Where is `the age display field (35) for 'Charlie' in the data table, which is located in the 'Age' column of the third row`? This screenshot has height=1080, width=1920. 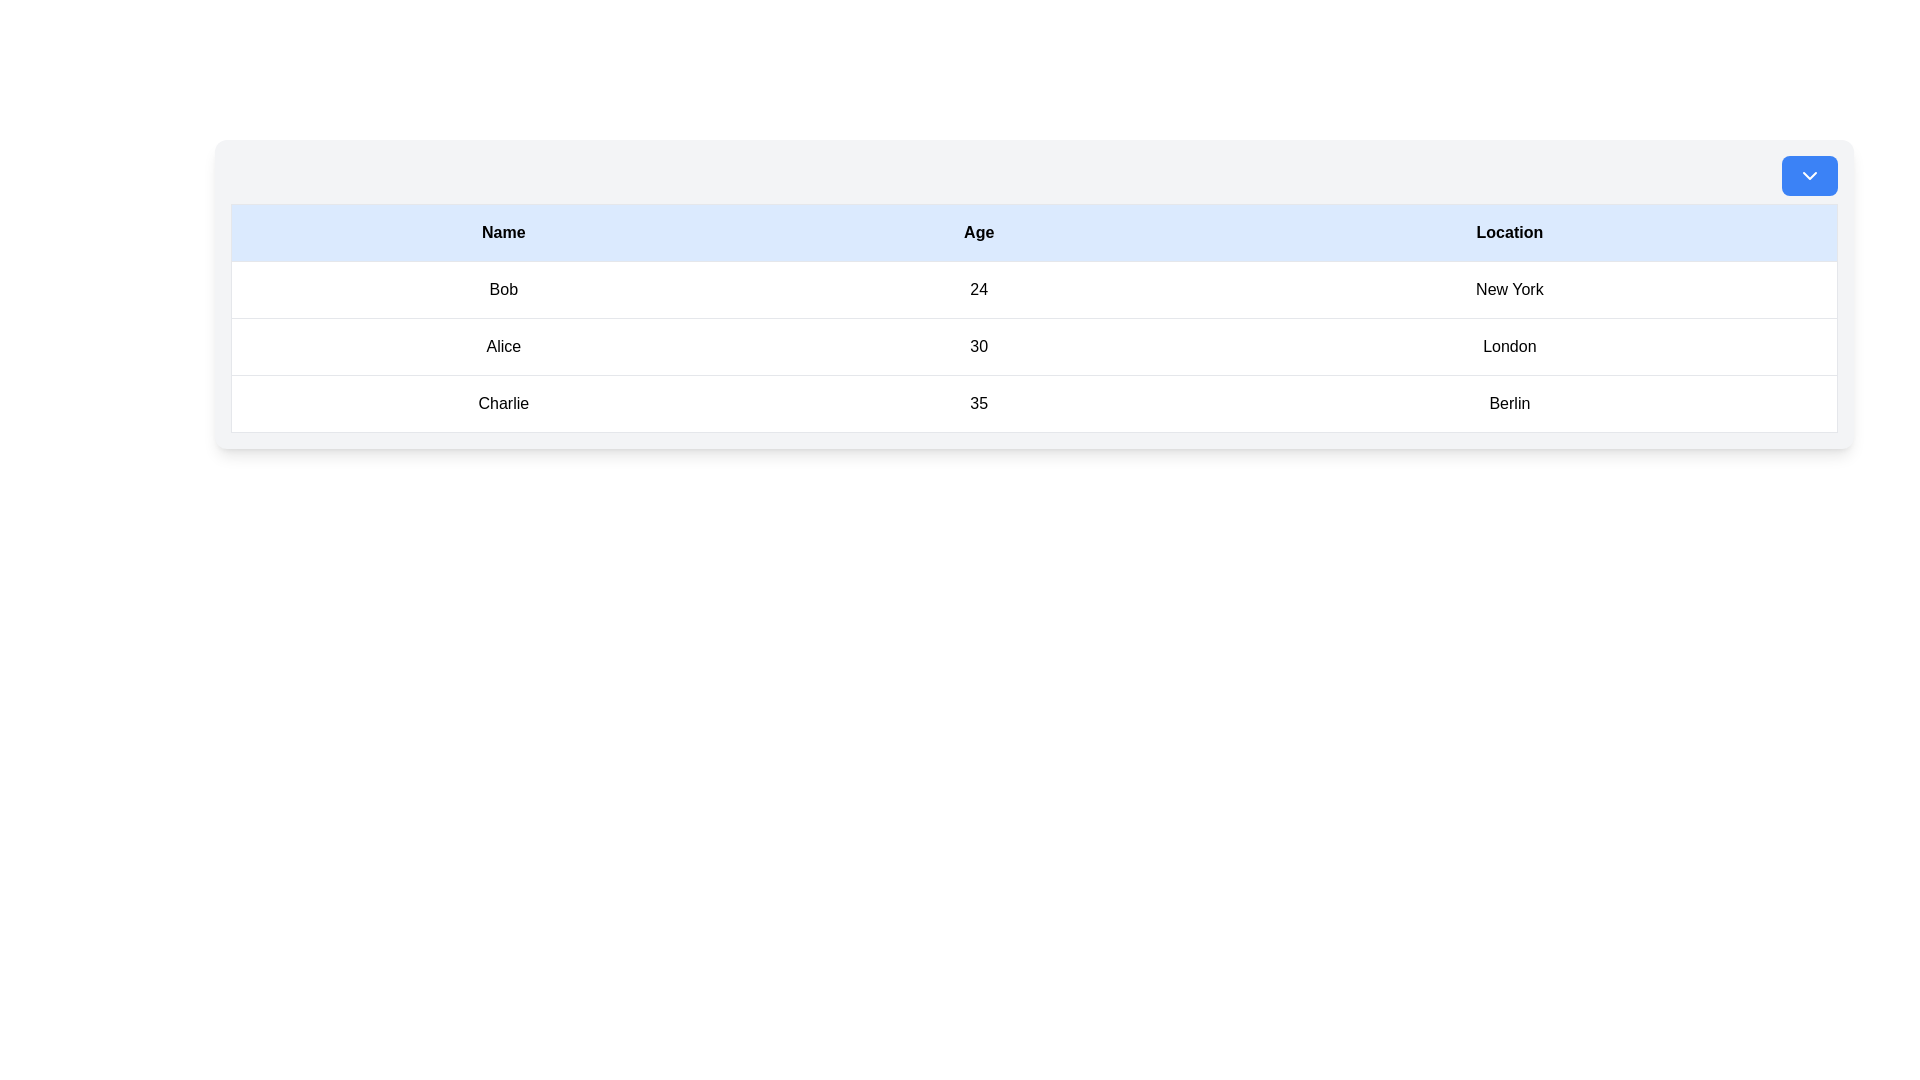
the age display field (35) for 'Charlie' in the data table, which is located in the 'Age' column of the third row is located at coordinates (979, 404).